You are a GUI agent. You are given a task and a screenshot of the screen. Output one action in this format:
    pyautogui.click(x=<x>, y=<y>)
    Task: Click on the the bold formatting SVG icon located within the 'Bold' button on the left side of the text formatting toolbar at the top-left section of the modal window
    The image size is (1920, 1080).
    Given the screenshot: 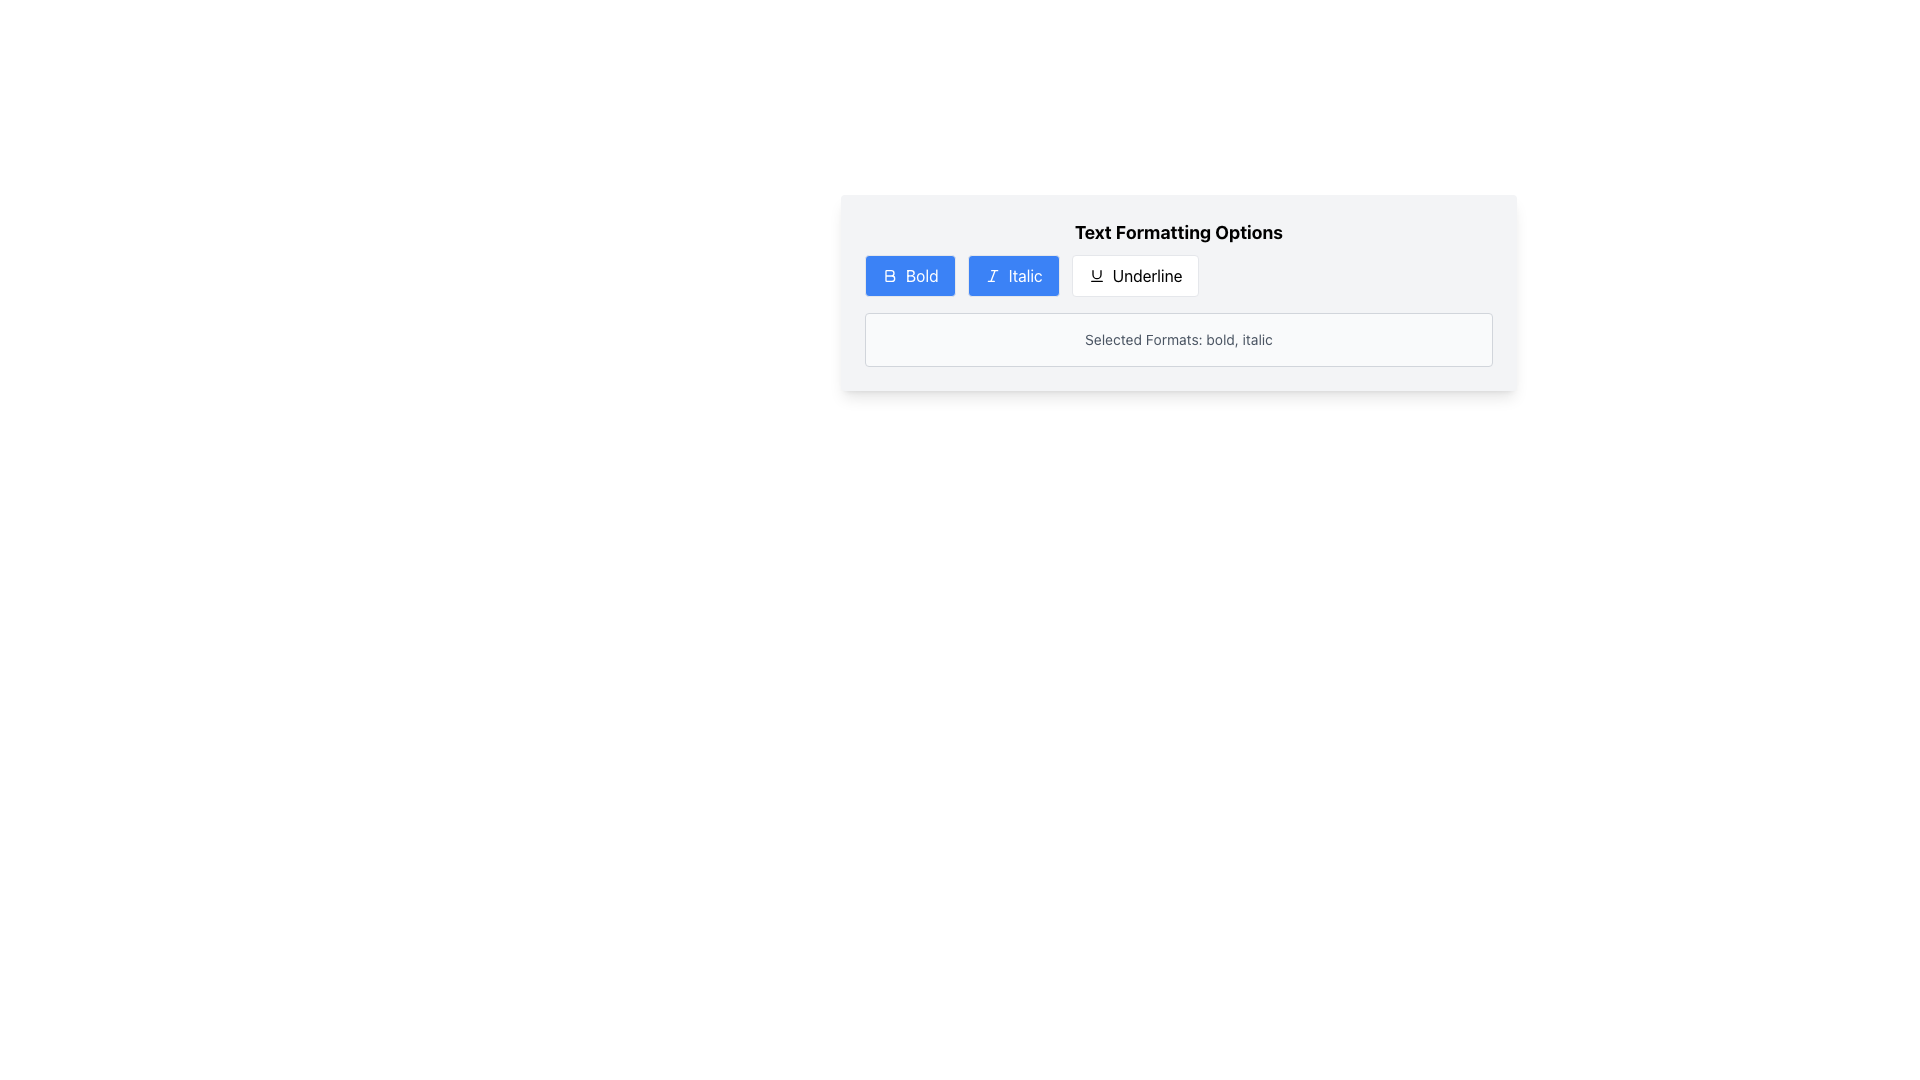 What is the action you would take?
    pyautogui.click(x=889, y=276)
    